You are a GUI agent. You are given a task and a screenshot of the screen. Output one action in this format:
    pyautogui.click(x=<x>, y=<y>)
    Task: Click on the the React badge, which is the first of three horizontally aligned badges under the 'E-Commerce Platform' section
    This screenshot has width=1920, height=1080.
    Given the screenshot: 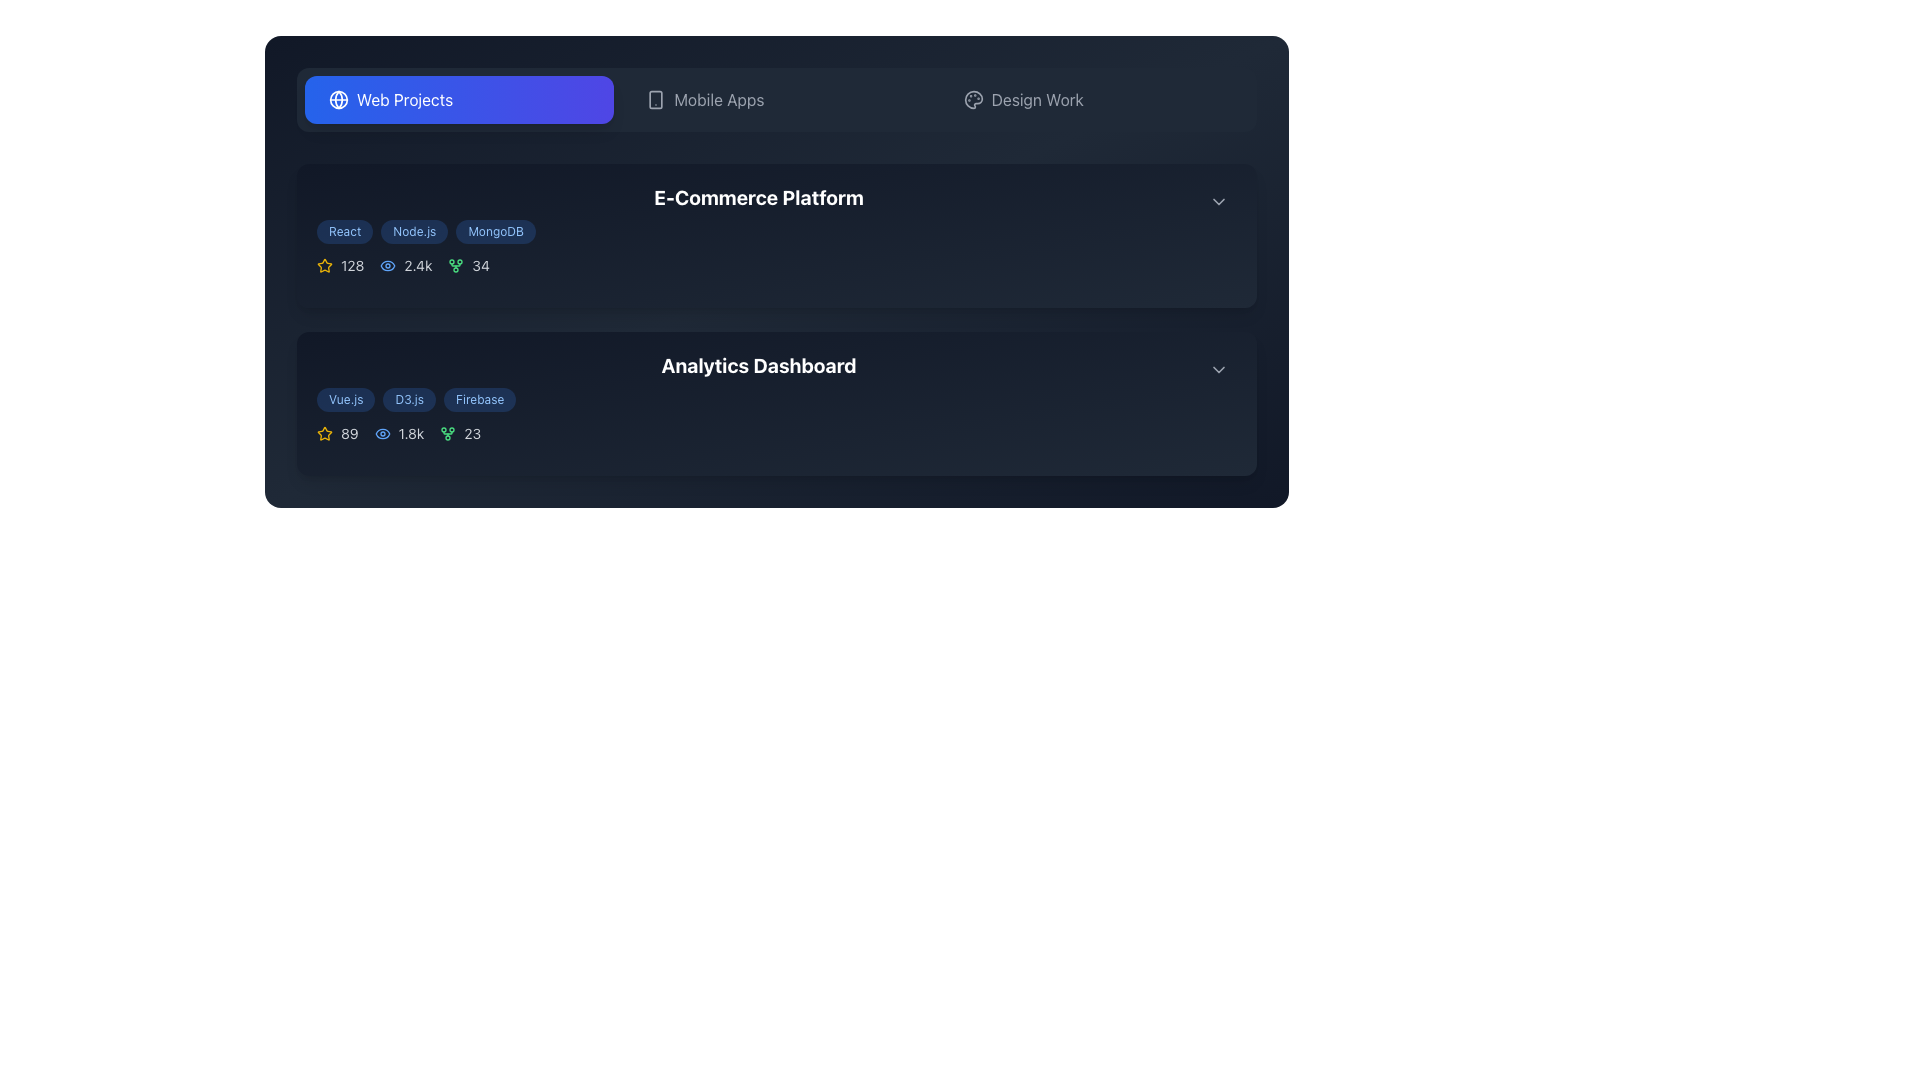 What is the action you would take?
    pyautogui.click(x=345, y=230)
    